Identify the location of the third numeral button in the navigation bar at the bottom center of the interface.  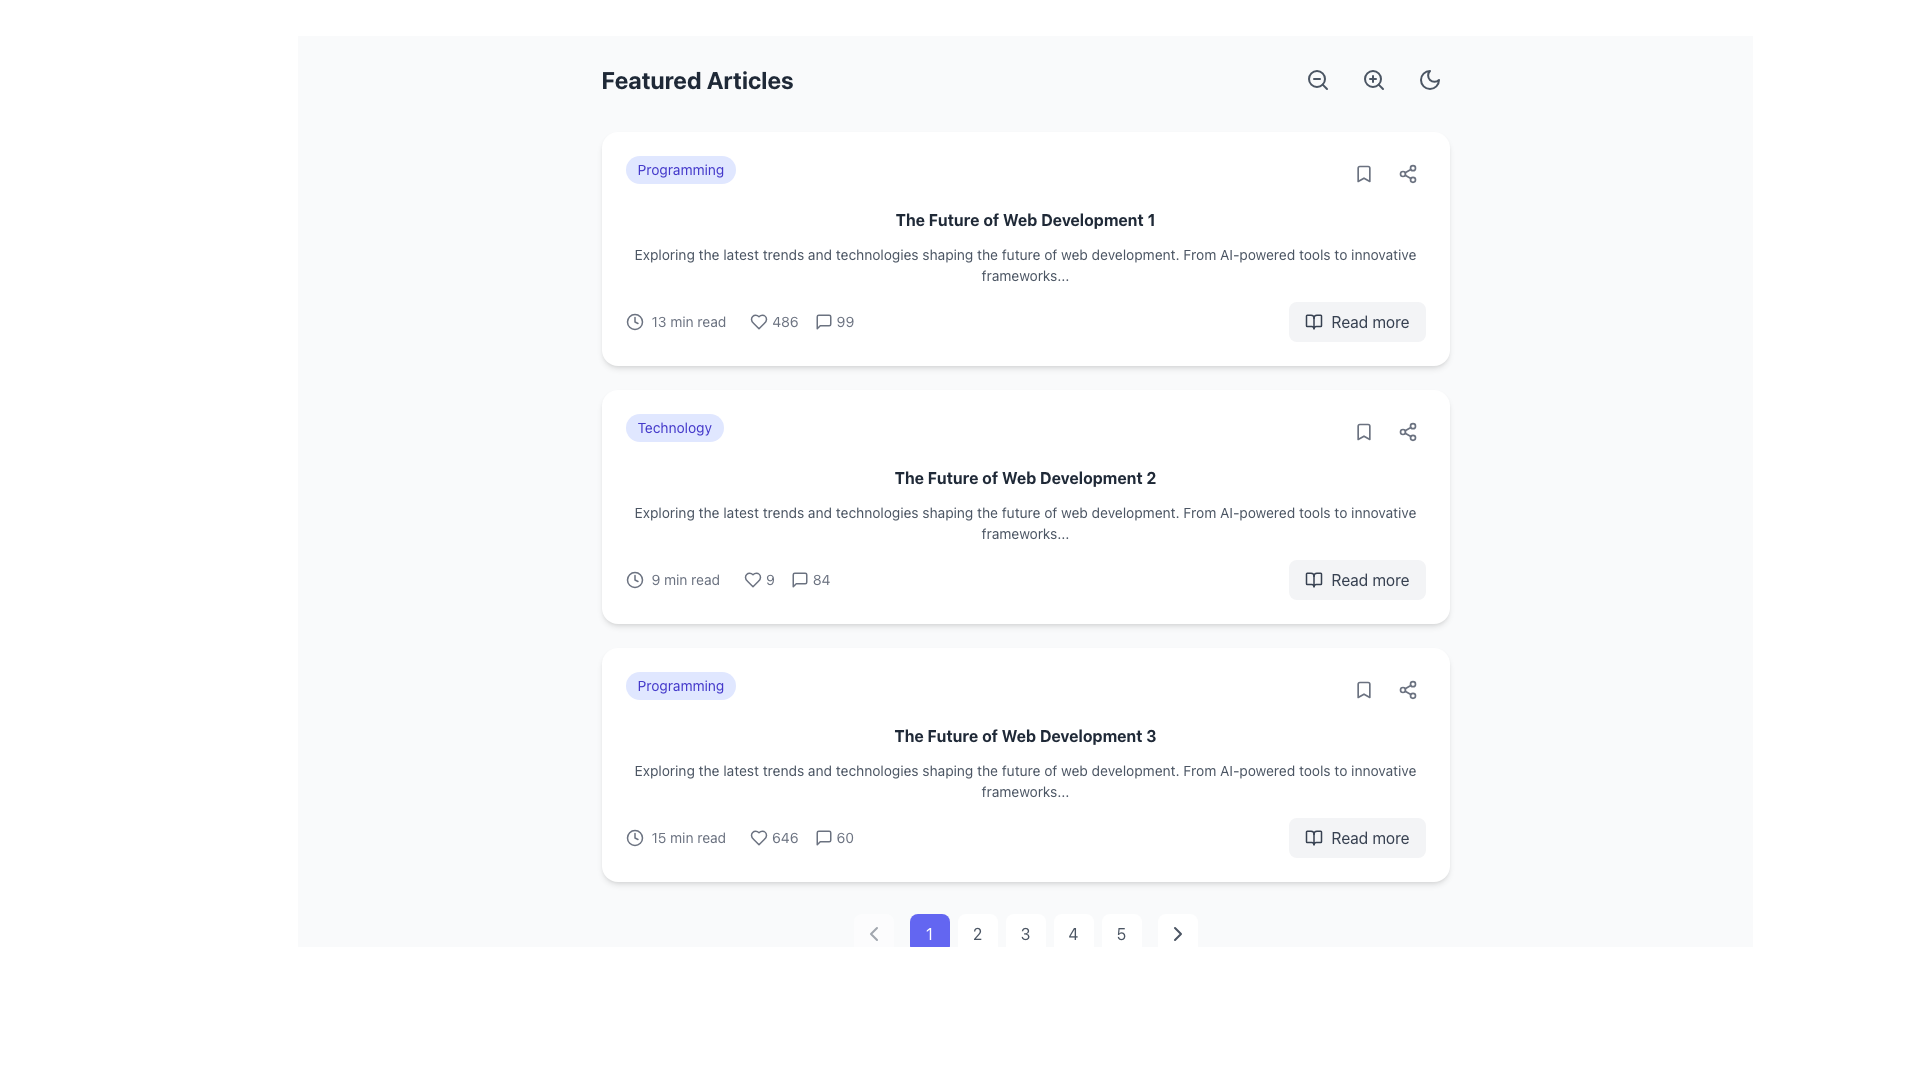
(1025, 933).